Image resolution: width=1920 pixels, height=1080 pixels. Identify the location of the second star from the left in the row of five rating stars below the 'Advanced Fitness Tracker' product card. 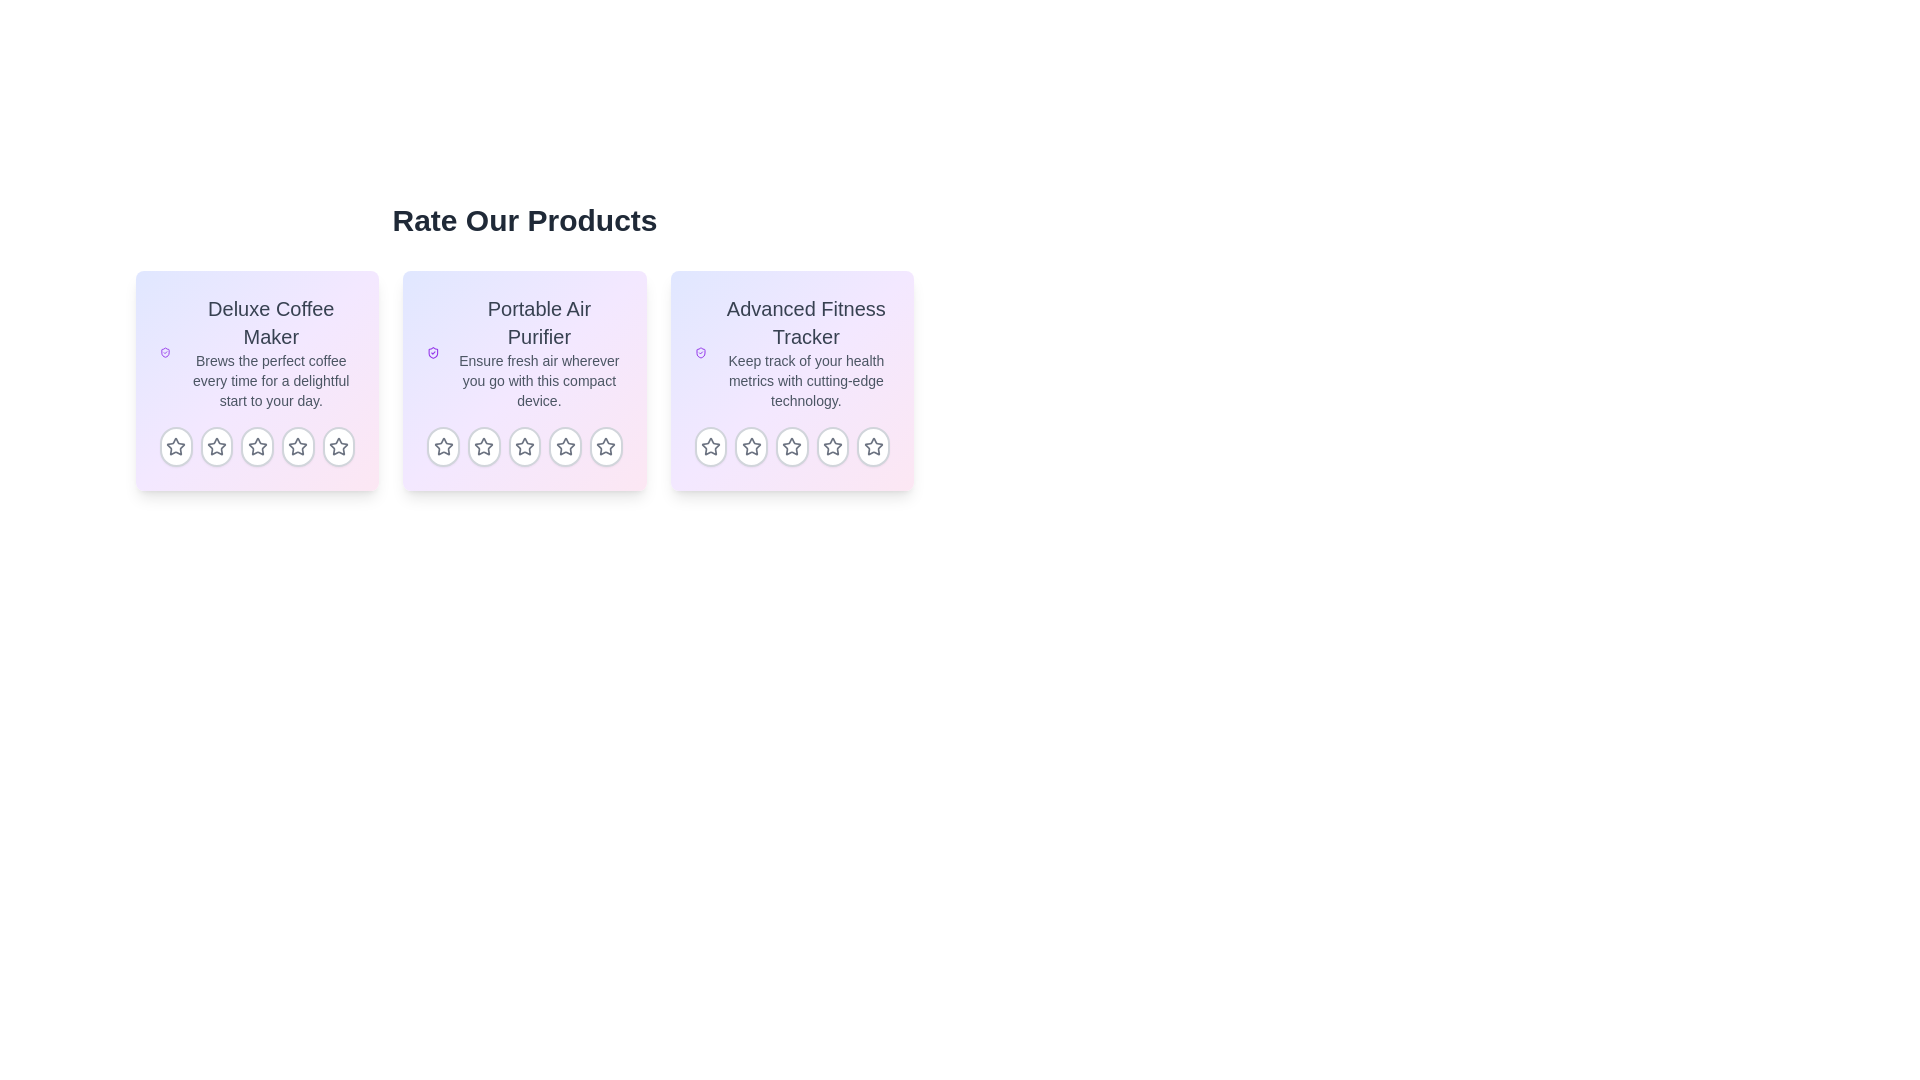
(750, 446).